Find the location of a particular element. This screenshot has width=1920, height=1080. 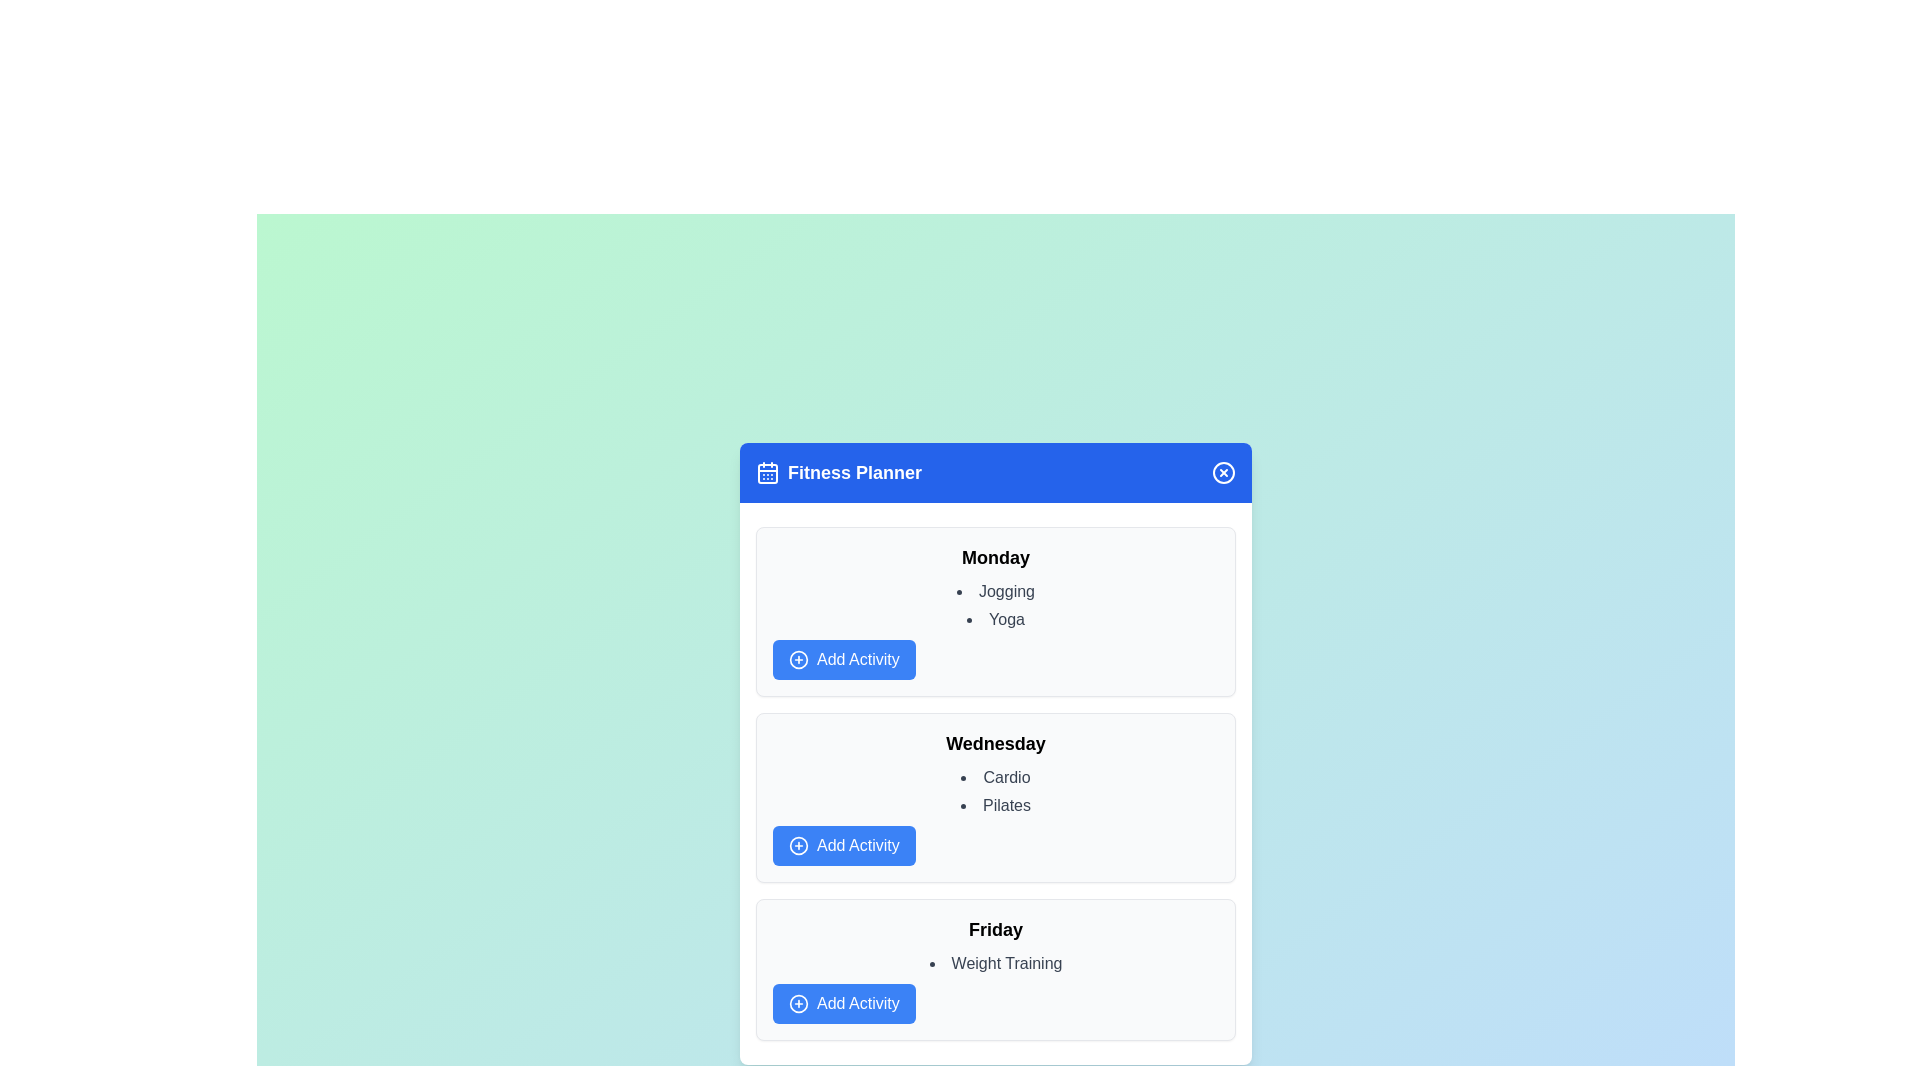

the 'Add Activity' button for Friday is located at coordinates (844, 1003).